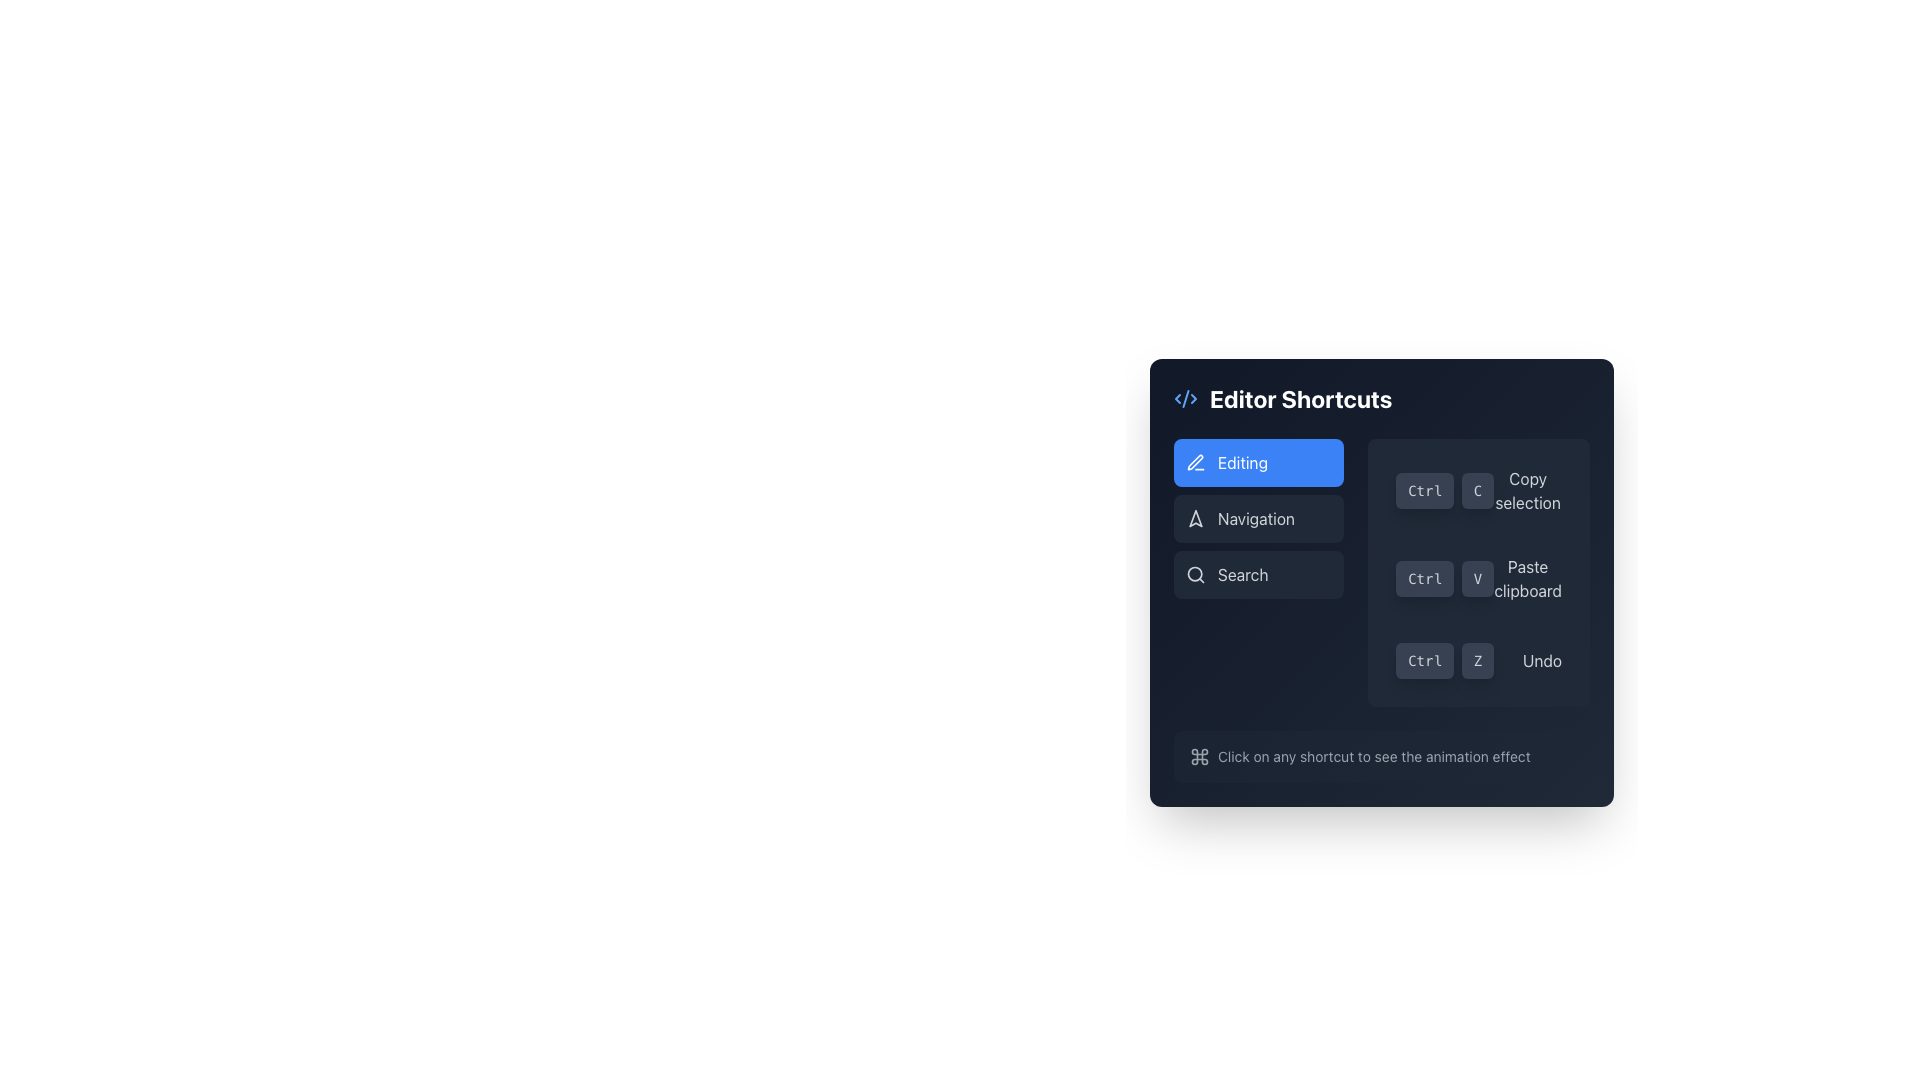  What do you see at coordinates (1381, 756) in the screenshot?
I see `informative text element that displays 'Click on any shortcut to see the animation effect', which includes an inline command key icon on the left and is located at the bottom of the 'Editor Shortcuts' panel` at bounding box center [1381, 756].